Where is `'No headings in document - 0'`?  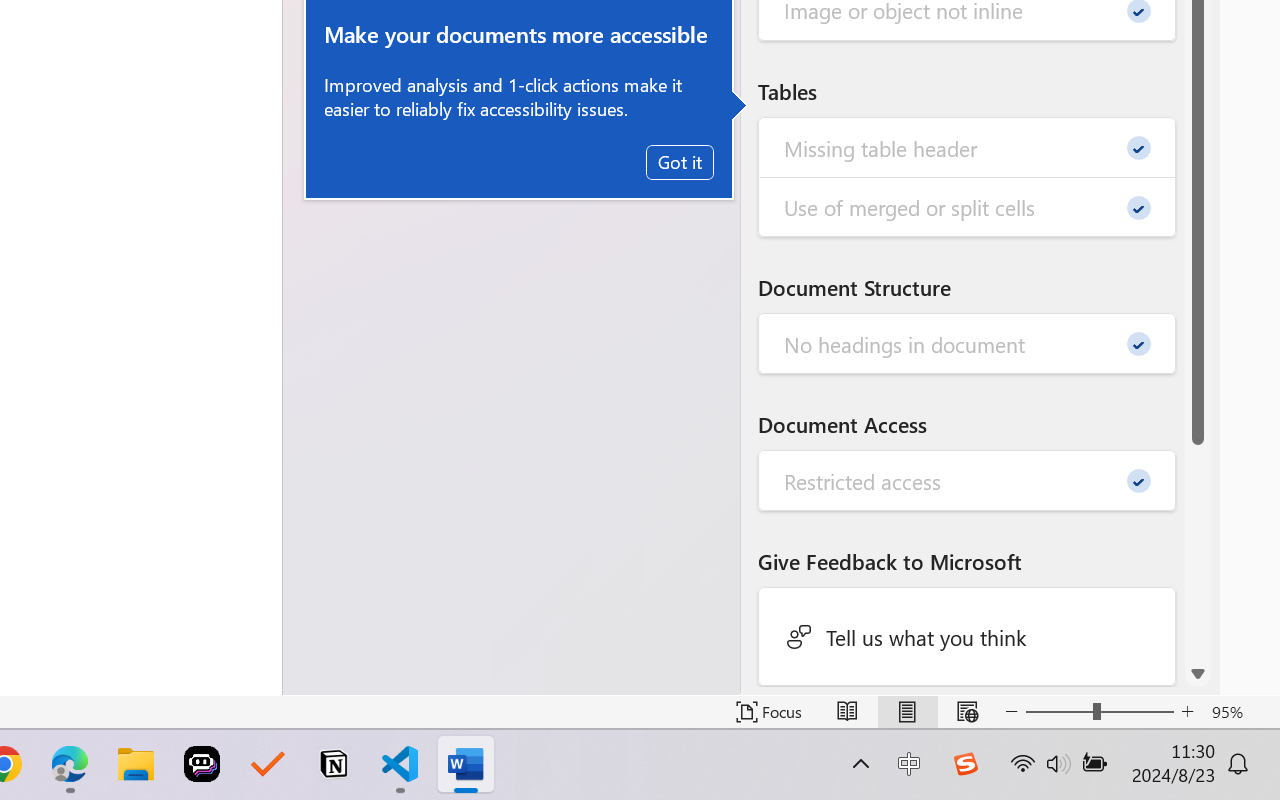
'No headings in document - 0' is located at coordinates (967, 344).